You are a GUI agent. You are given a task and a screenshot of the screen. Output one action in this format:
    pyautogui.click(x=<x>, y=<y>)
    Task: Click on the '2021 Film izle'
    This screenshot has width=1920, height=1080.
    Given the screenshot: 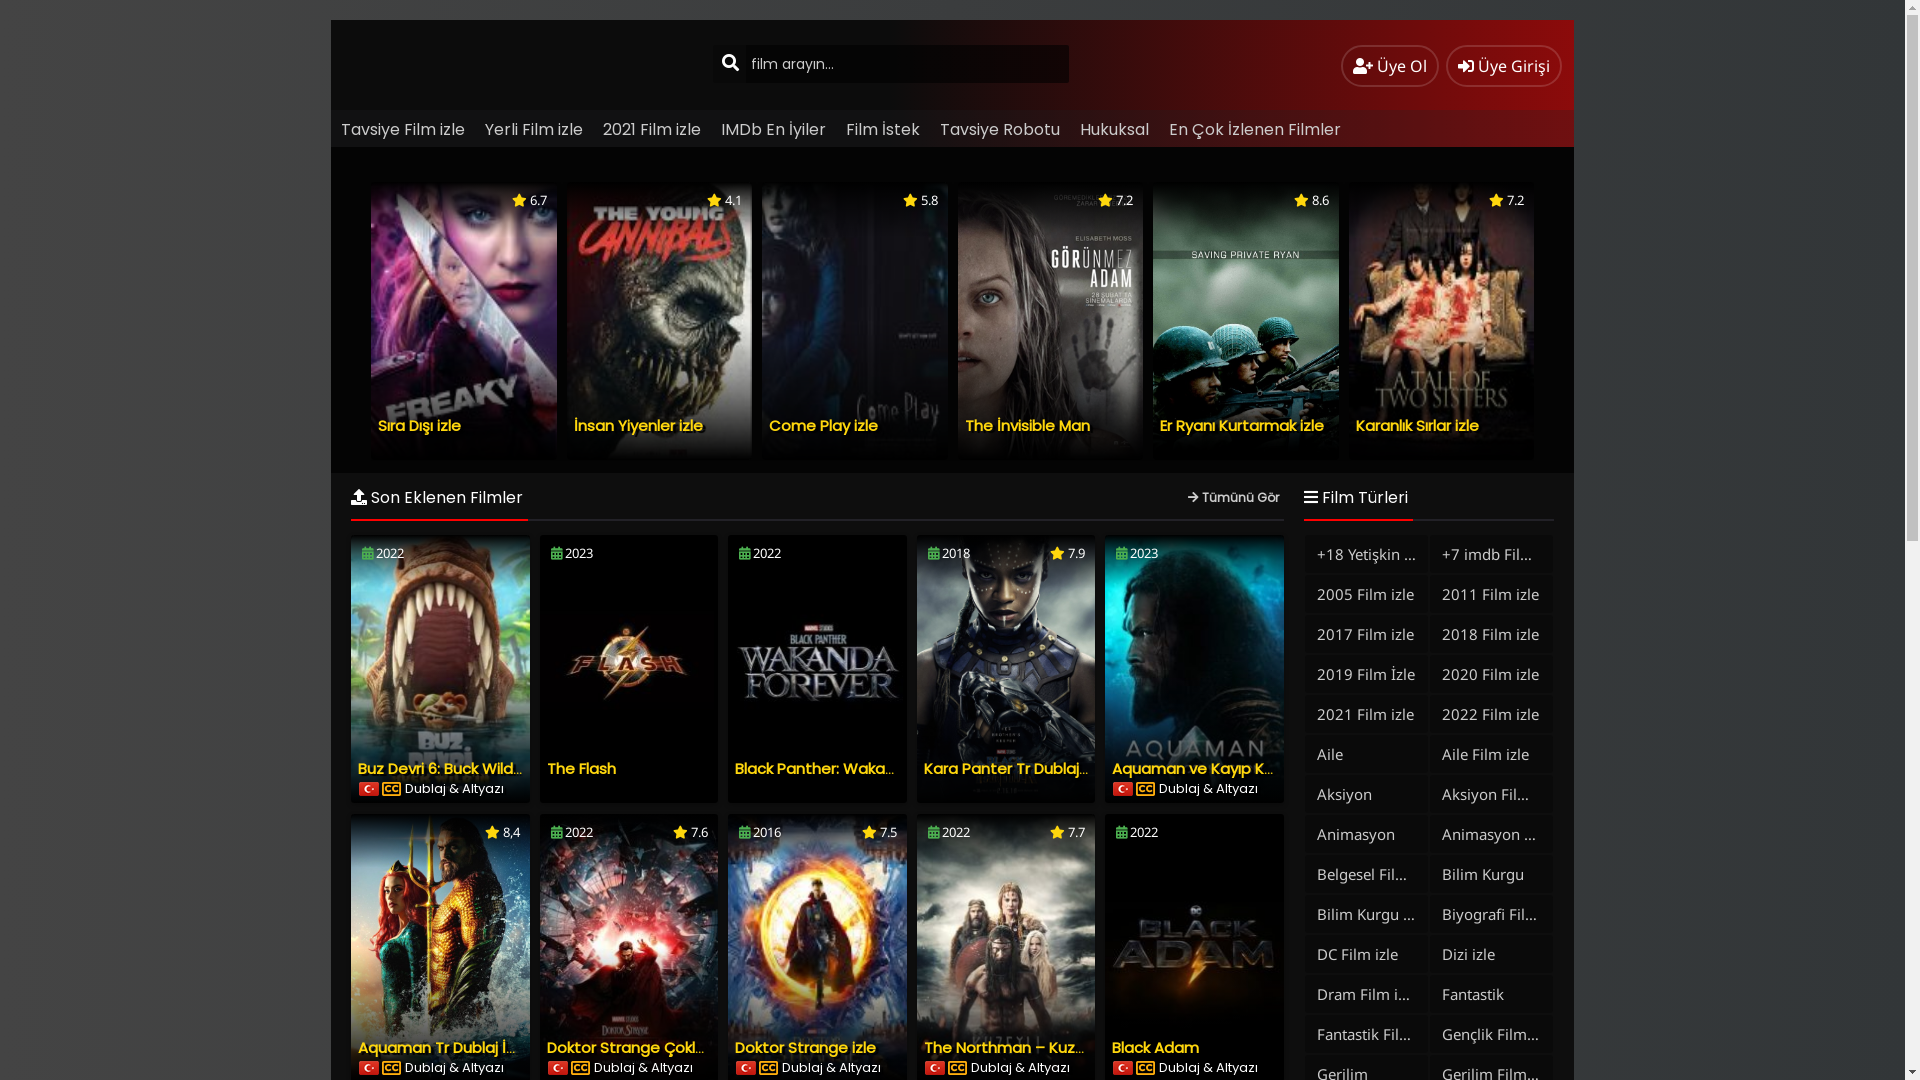 What is the action you would take?
    pyautogui.click(x=1365, y=712)
    